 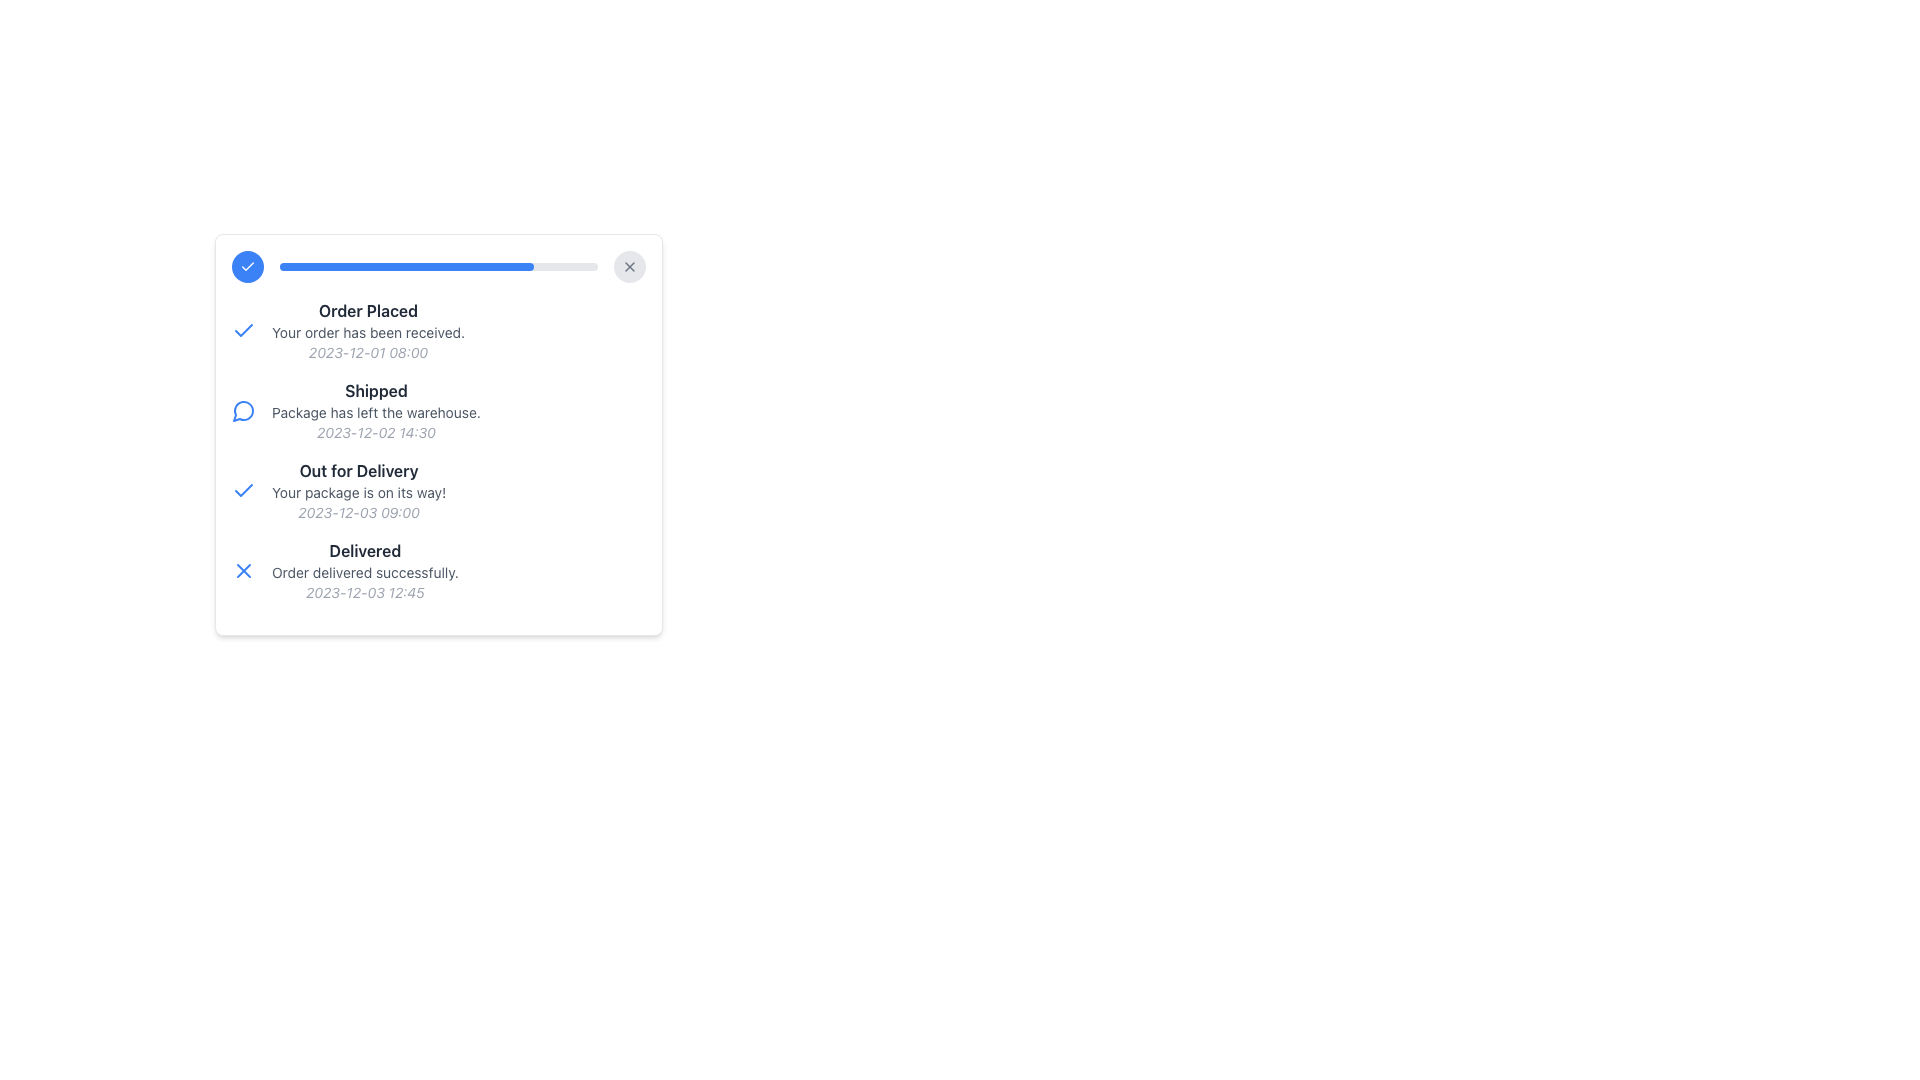 I want to click on the 'Delivered' stage icon located directly to the left of the text 'Delivered' and 'Order delivered successfully. 2023-12-03 12:45' in the bottom-most row of the progress section, so click(x=243, y=570).